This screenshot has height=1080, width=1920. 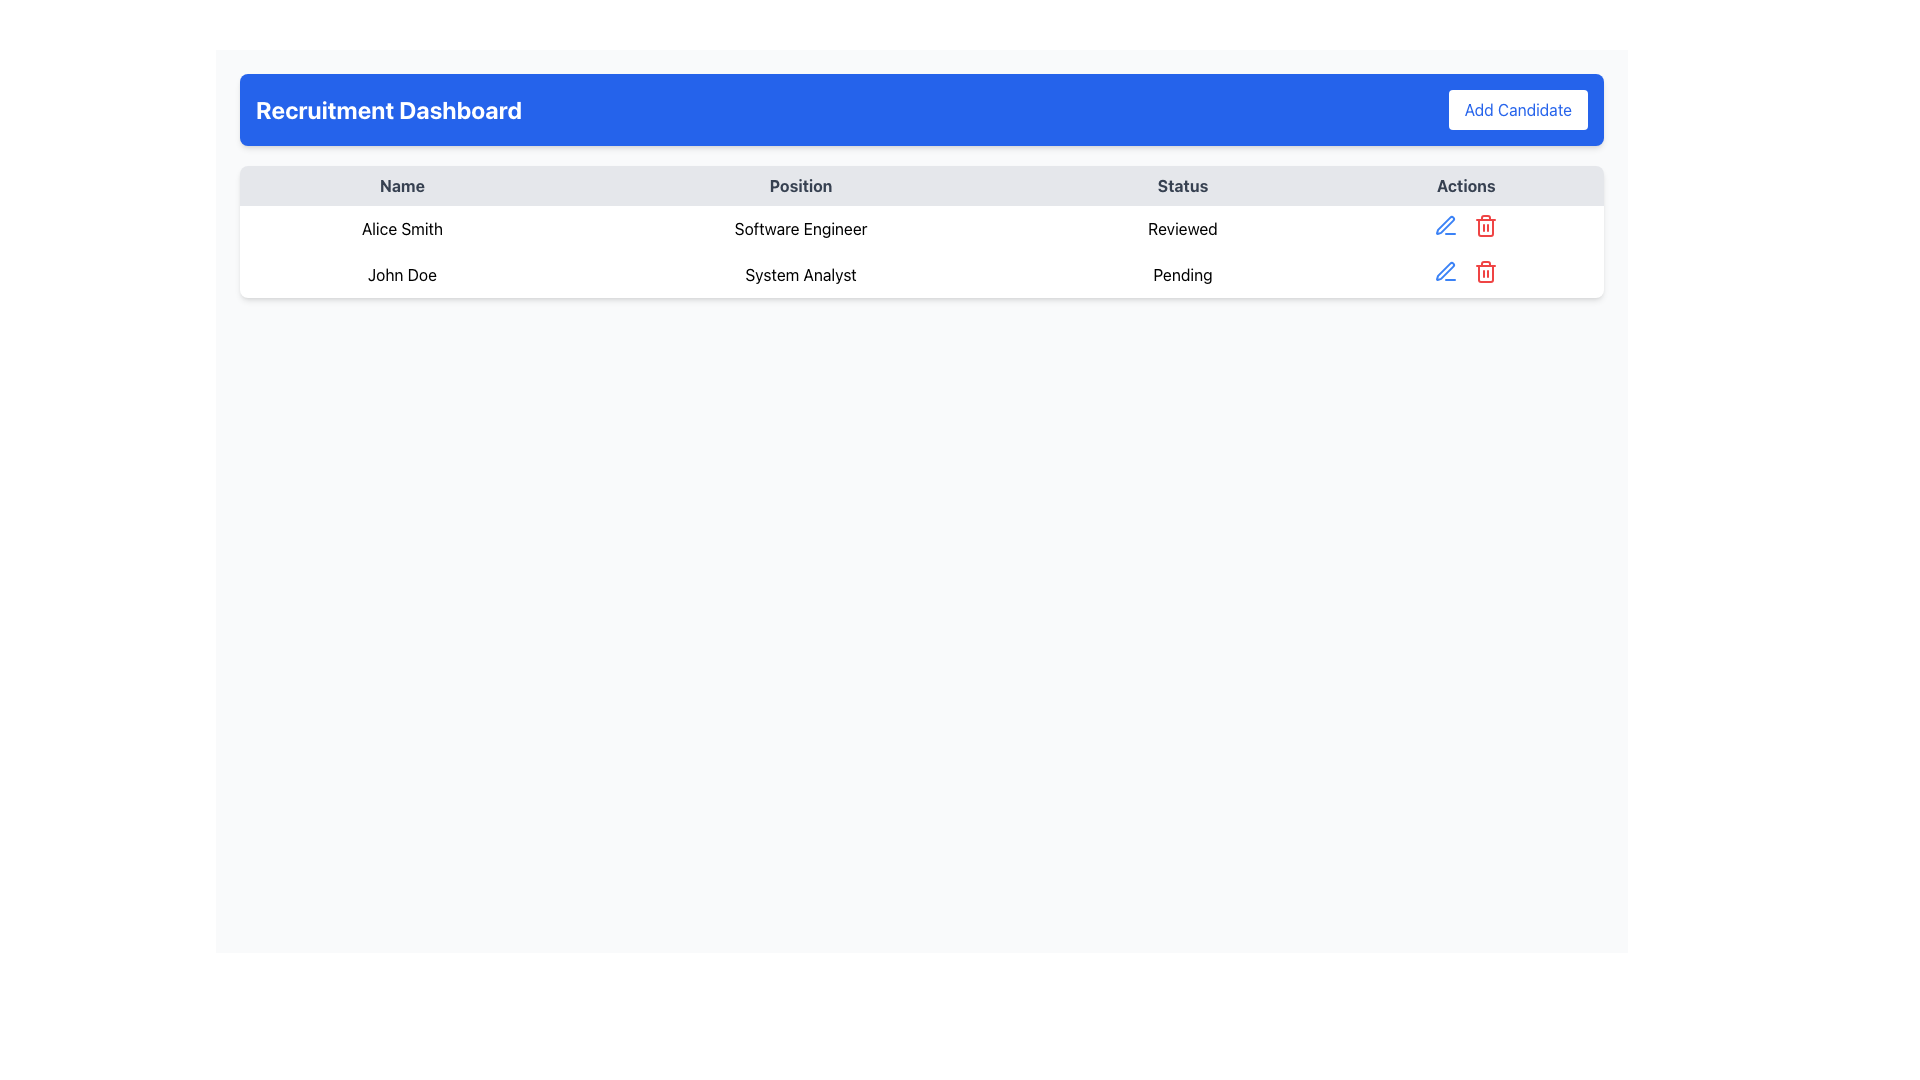 What do you see at coordinates (801, 274) in the screenshot?
I see `the 'System Analyst' text label located in the second row under the 'Position' column of the table` at bounding box center [801, 274].